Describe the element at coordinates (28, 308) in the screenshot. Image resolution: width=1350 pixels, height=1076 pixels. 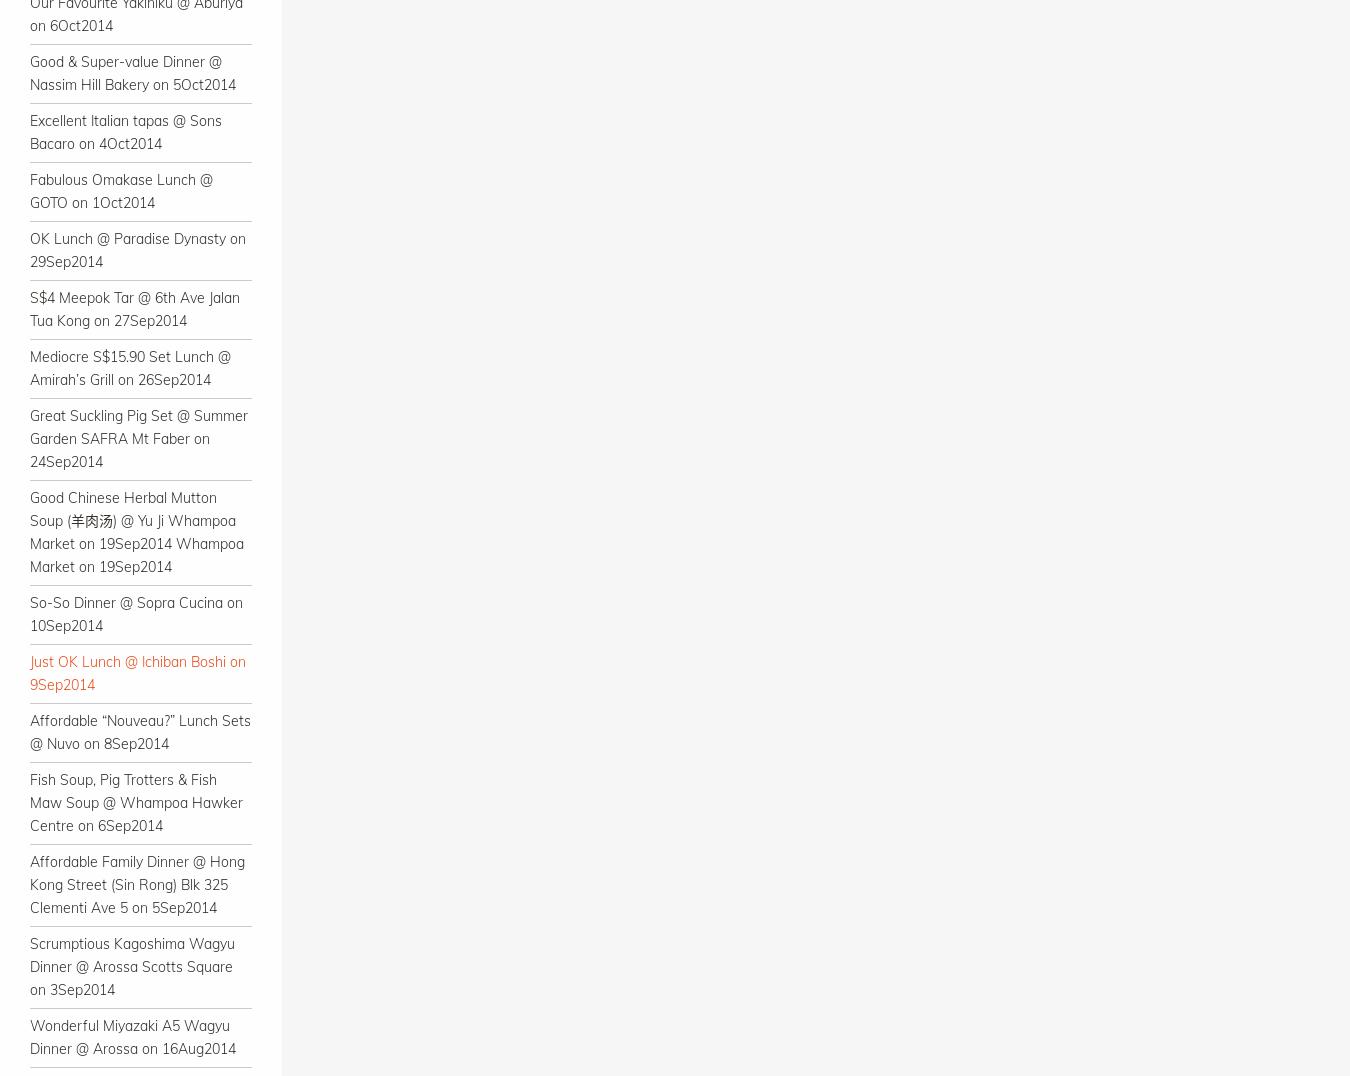
I see `'S$4 Meepok Tar @ 6th Ave Jalan Tua Kong on 27Sep2014'` at that location.